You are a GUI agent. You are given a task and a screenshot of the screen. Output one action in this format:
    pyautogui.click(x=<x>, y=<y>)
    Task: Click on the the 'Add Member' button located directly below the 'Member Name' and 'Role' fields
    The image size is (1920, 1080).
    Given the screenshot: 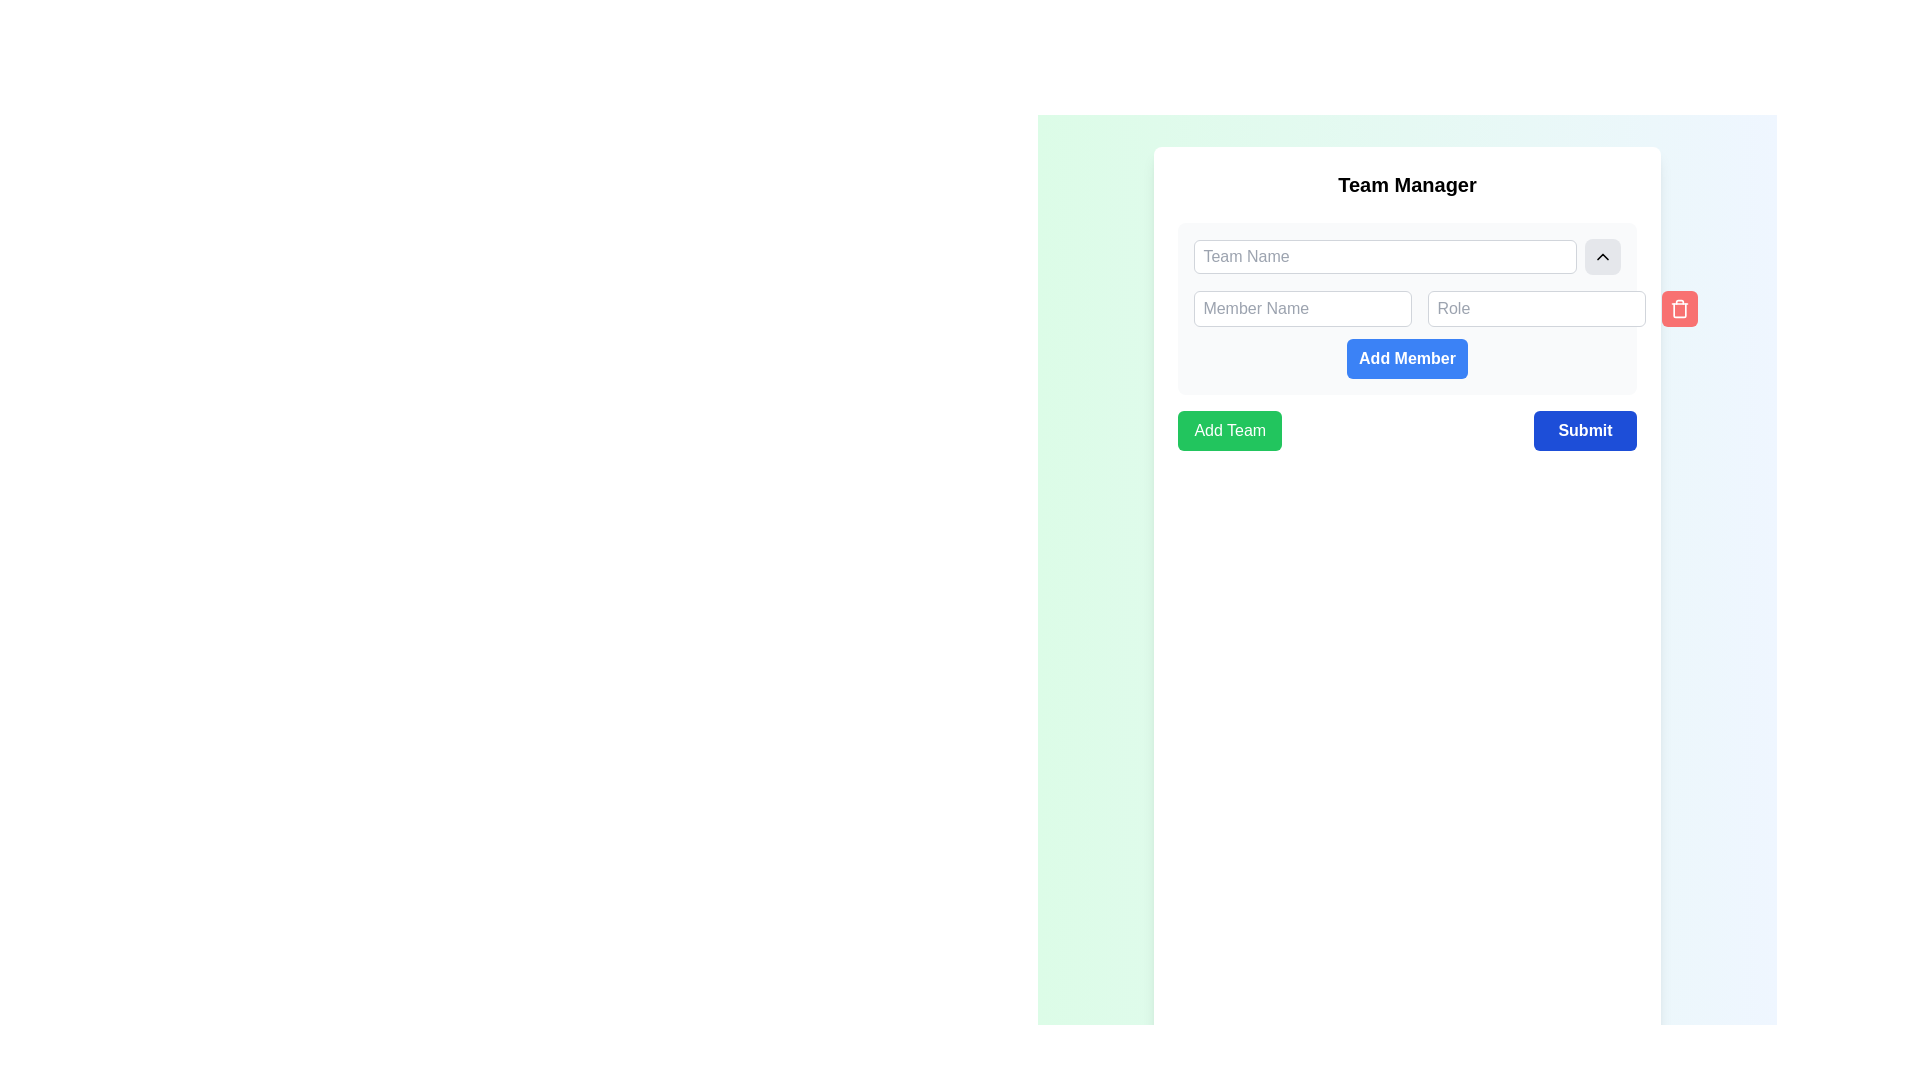 What is the action you would take?
    pyautogui.click(x=1406, y=334)
    